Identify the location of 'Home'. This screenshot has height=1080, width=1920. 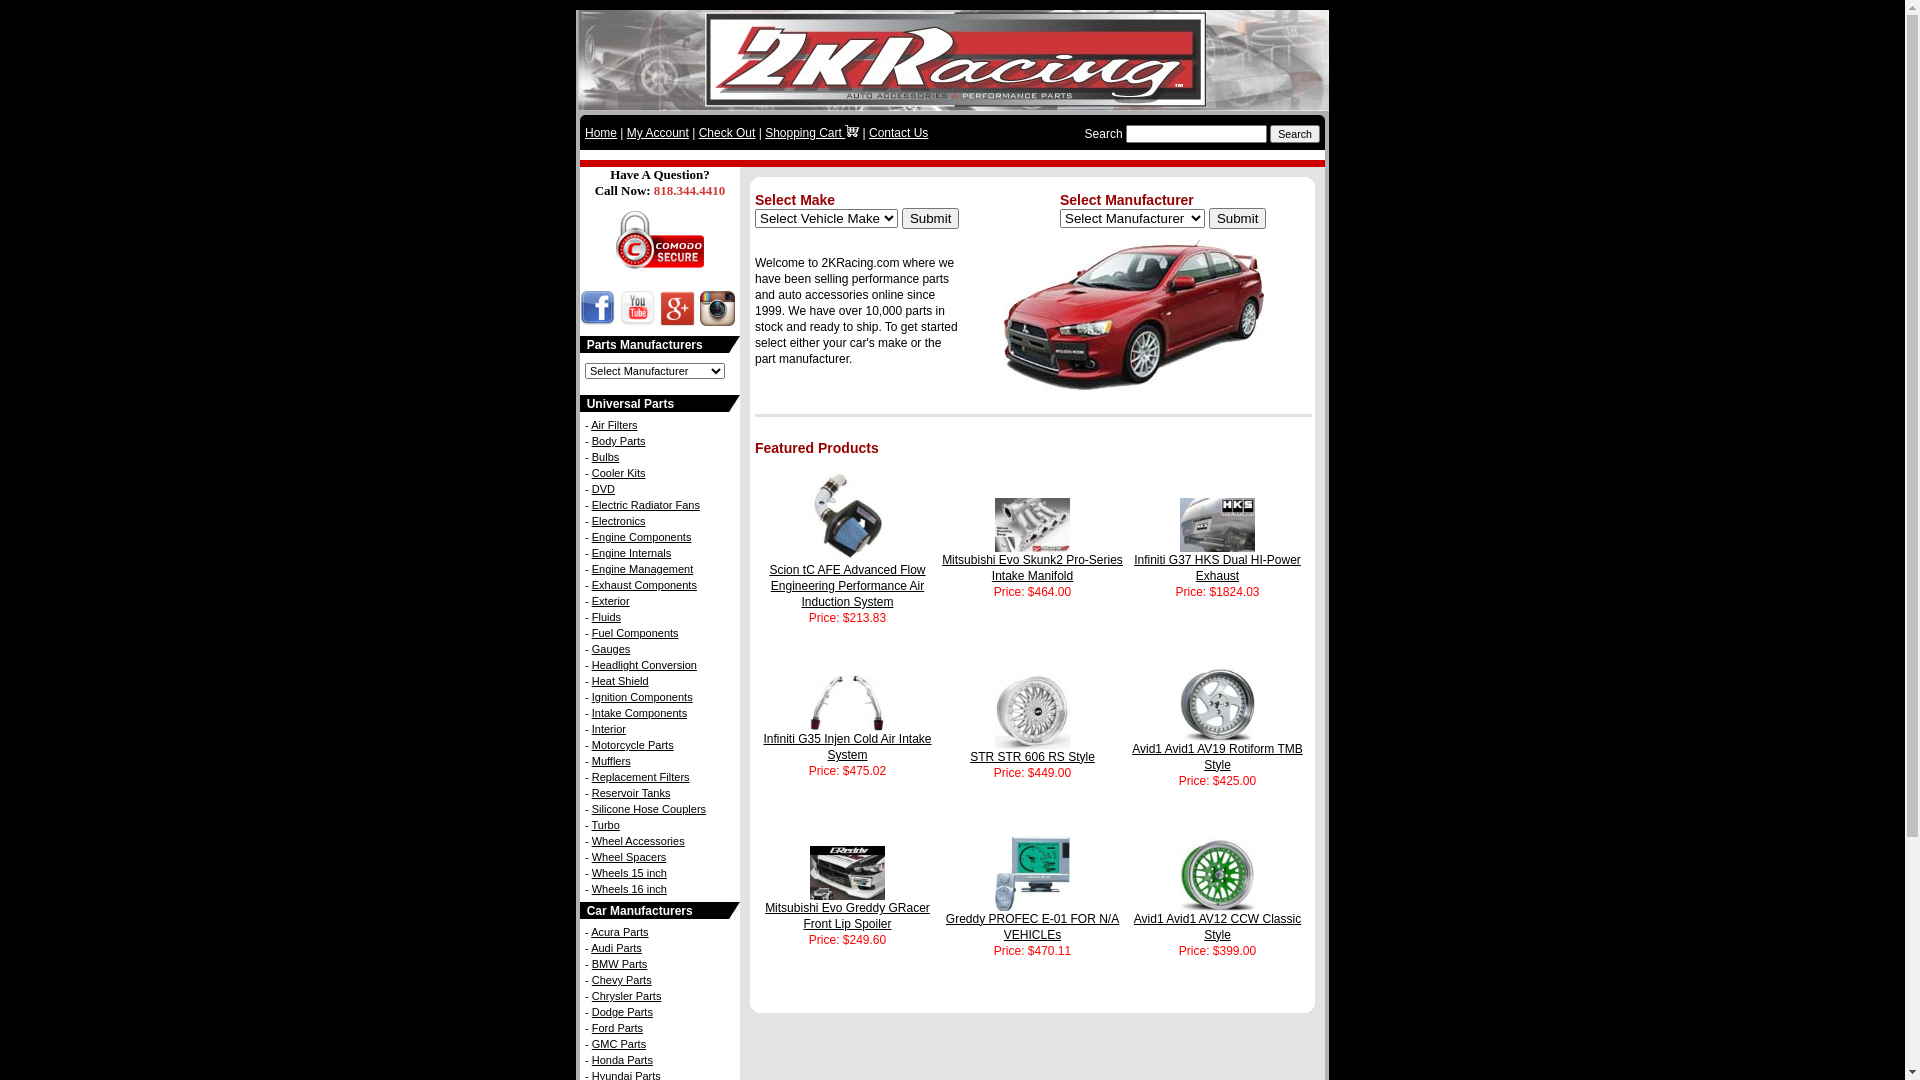
(599, 132).